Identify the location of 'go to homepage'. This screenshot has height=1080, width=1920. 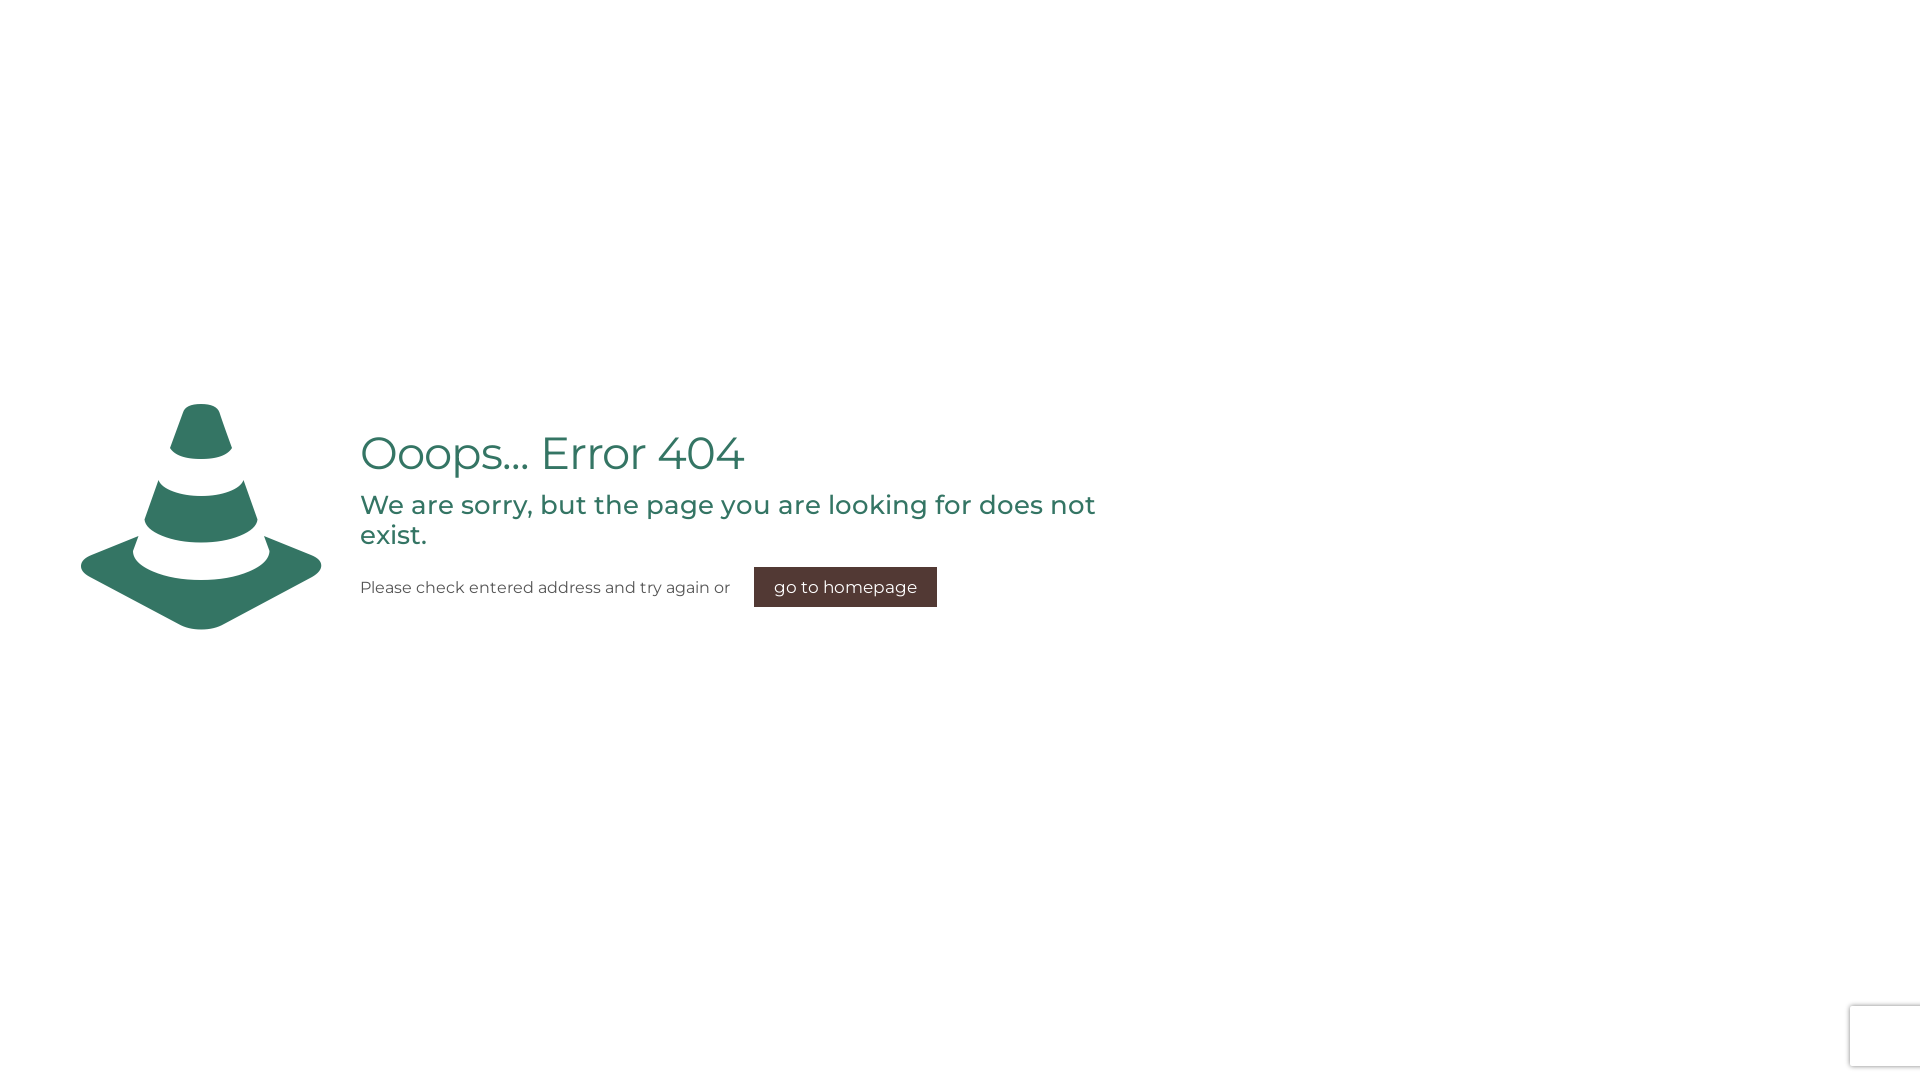
(752, 585).